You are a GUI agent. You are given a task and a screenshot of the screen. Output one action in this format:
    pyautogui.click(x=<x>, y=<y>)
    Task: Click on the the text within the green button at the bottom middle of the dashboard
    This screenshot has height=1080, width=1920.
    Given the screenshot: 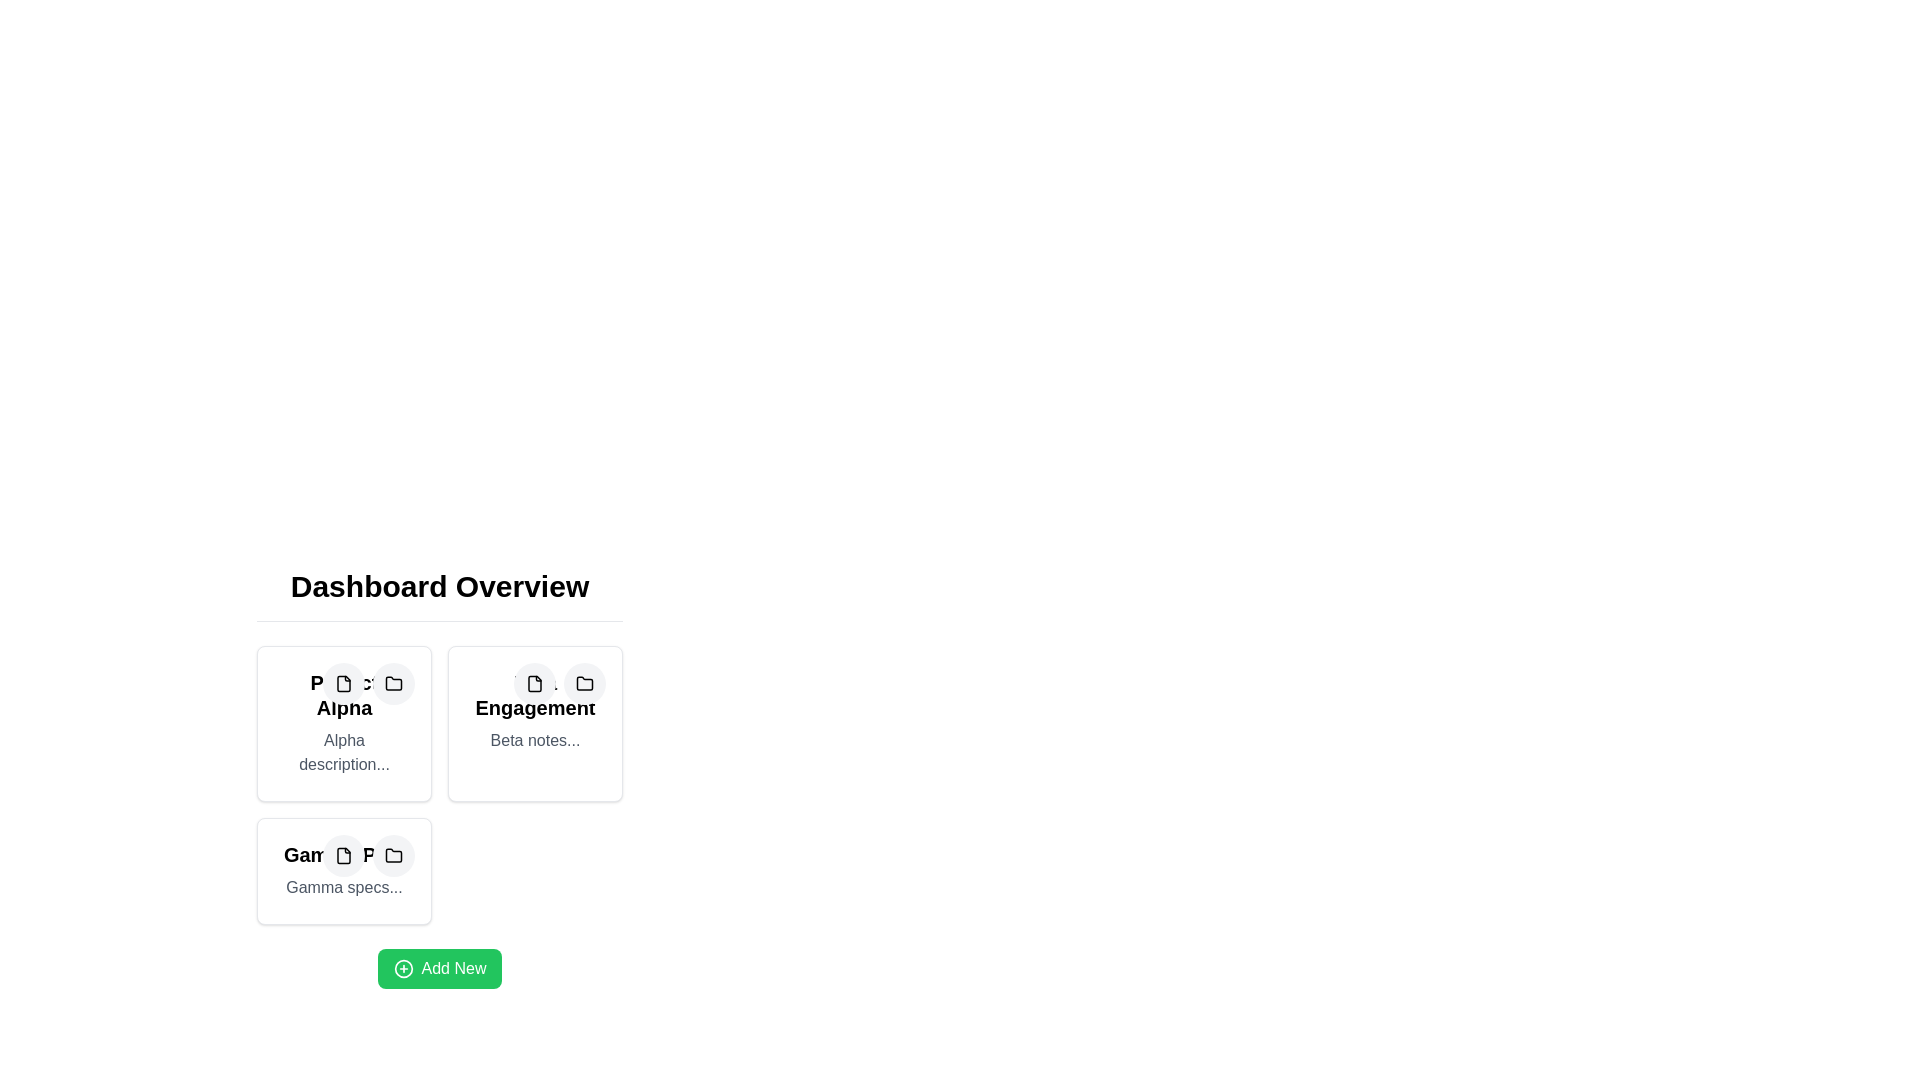 What is the action you would take?
    pyautogui.click(x=453, y=967)
    